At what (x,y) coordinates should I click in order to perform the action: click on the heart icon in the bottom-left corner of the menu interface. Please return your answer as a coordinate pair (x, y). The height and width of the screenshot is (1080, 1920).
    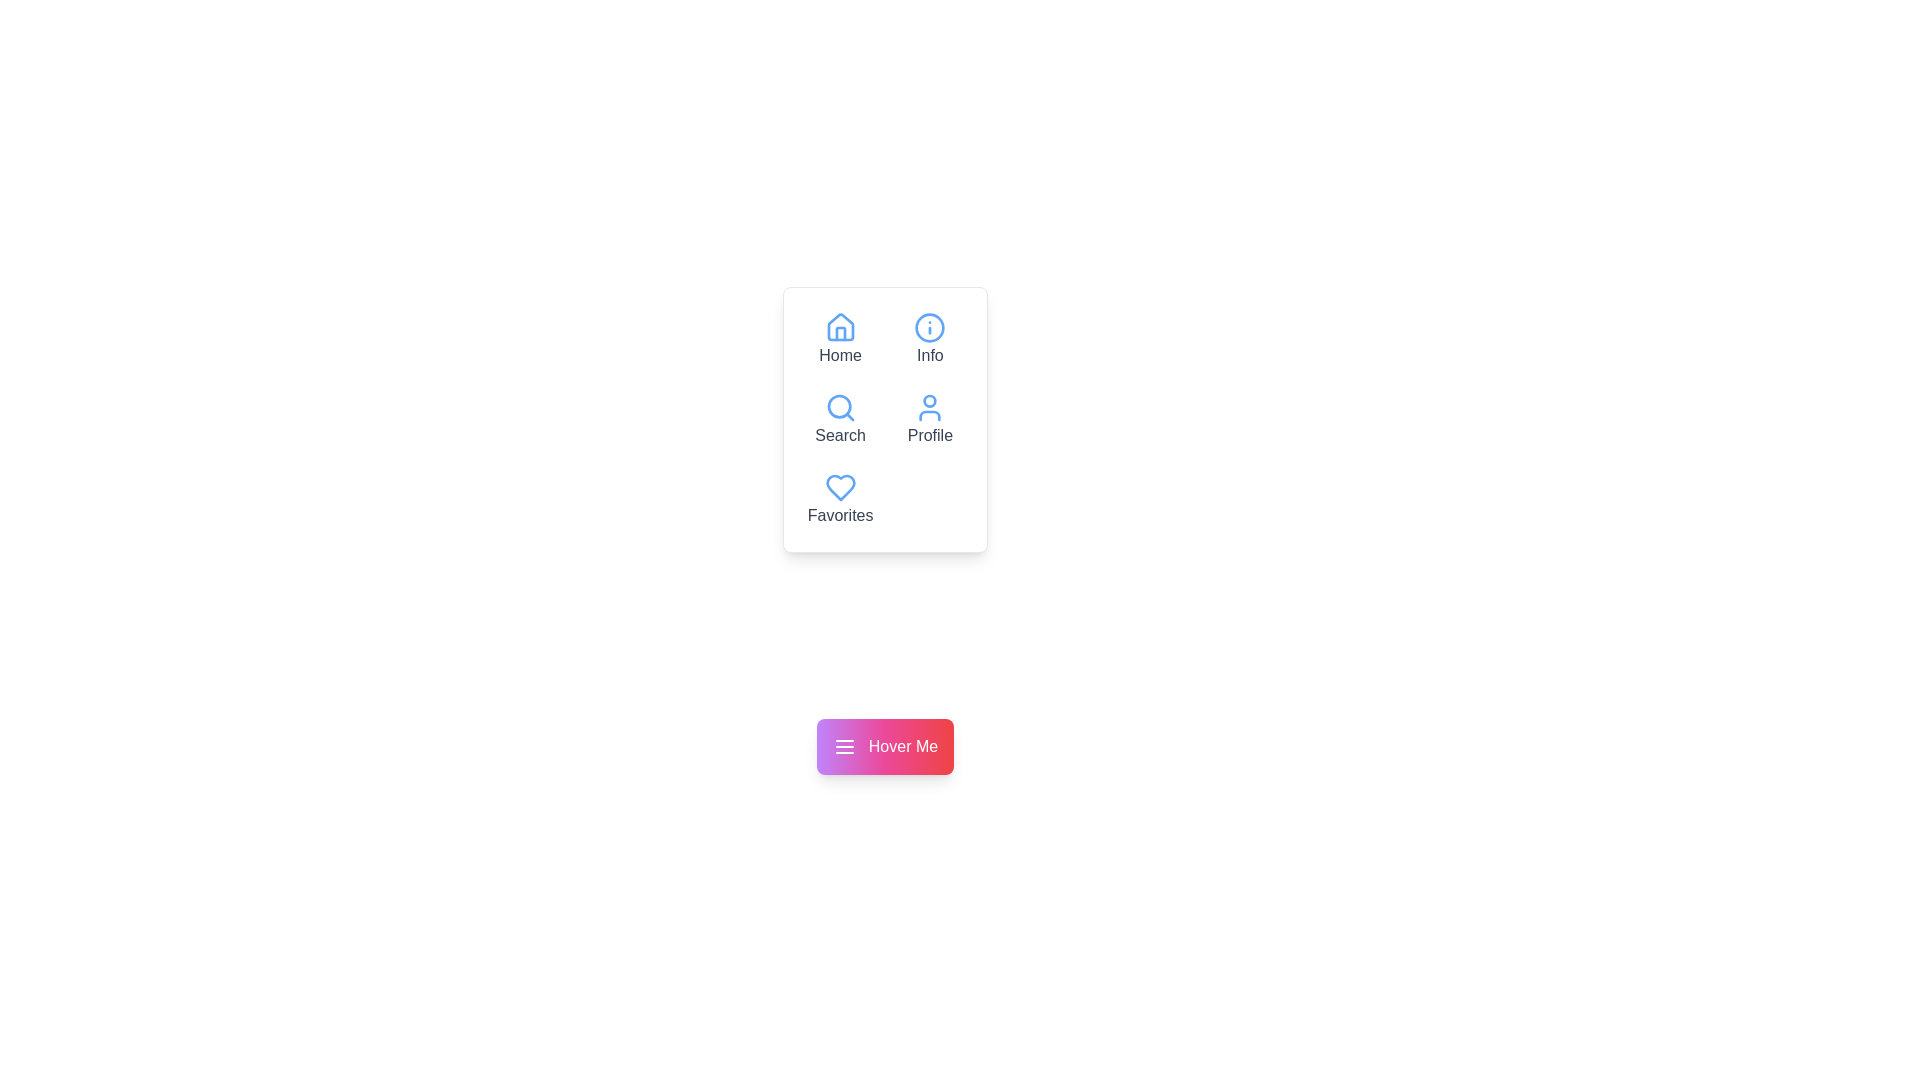
    Looking at the image, I should click on (840, 488).